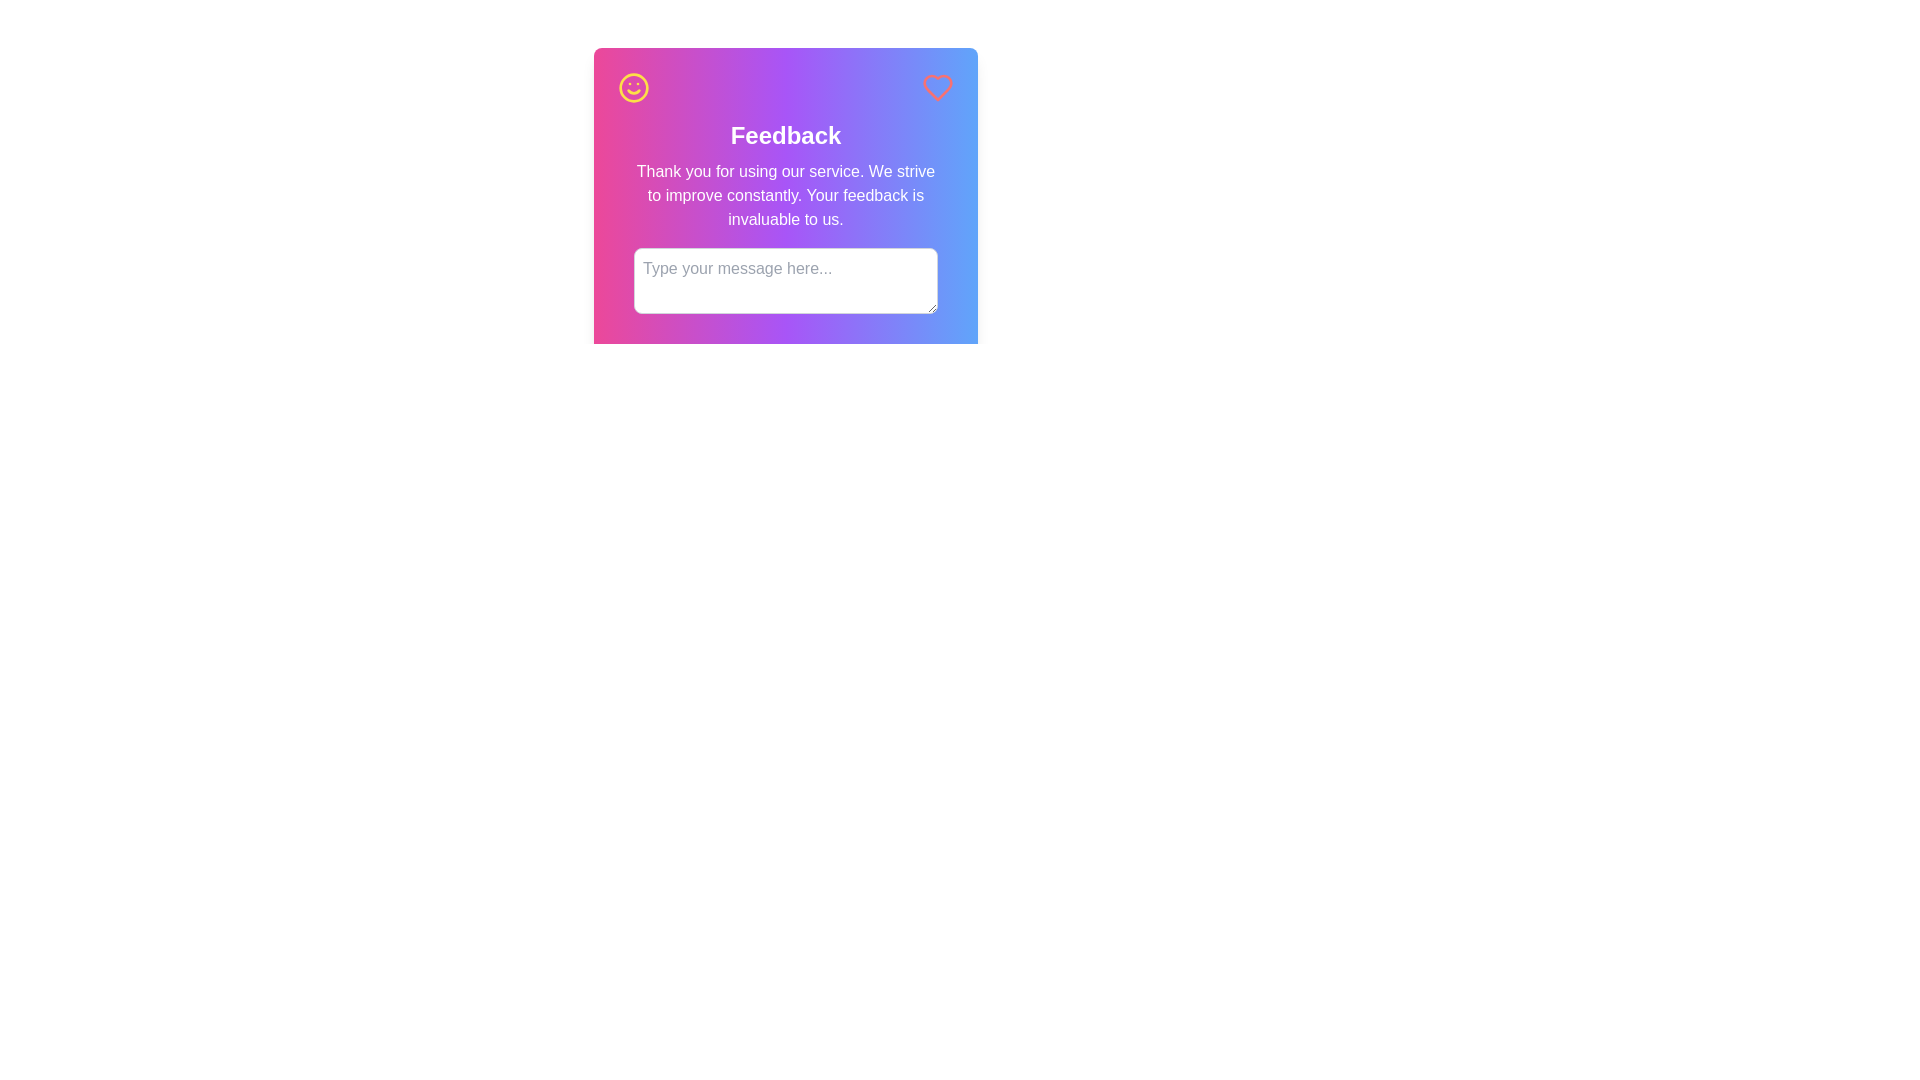 The height and width of the screenshot is (1080, 1920). Describe the element at coordinates (632, 87) in the screenshot. I see `the decorative icon representing a smiley face, which is a cheerful yellow icon with a circular outline, located at the top-left corner of the feedback form, adjacent to the title 'Feedback'` at that location.